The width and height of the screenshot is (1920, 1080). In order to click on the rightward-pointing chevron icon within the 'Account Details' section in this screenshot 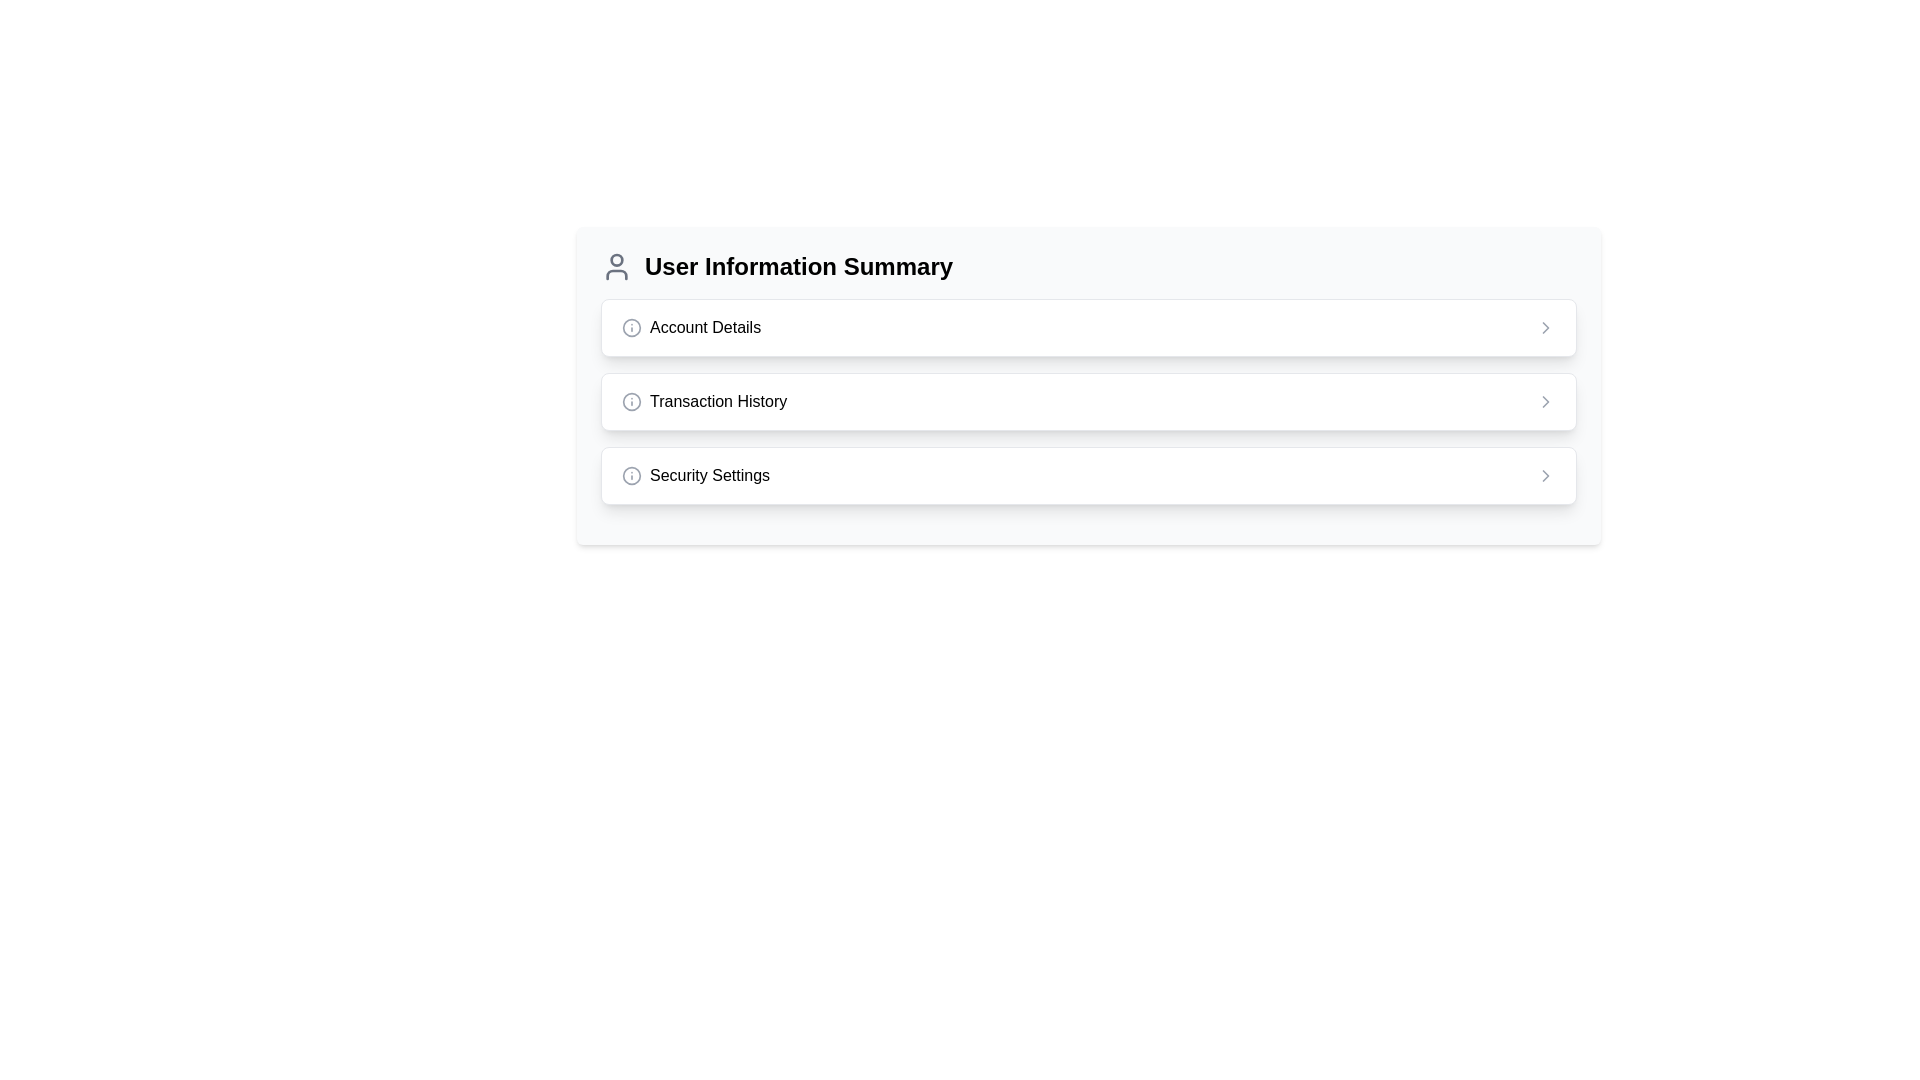, I will do `click(1544, 326)`.